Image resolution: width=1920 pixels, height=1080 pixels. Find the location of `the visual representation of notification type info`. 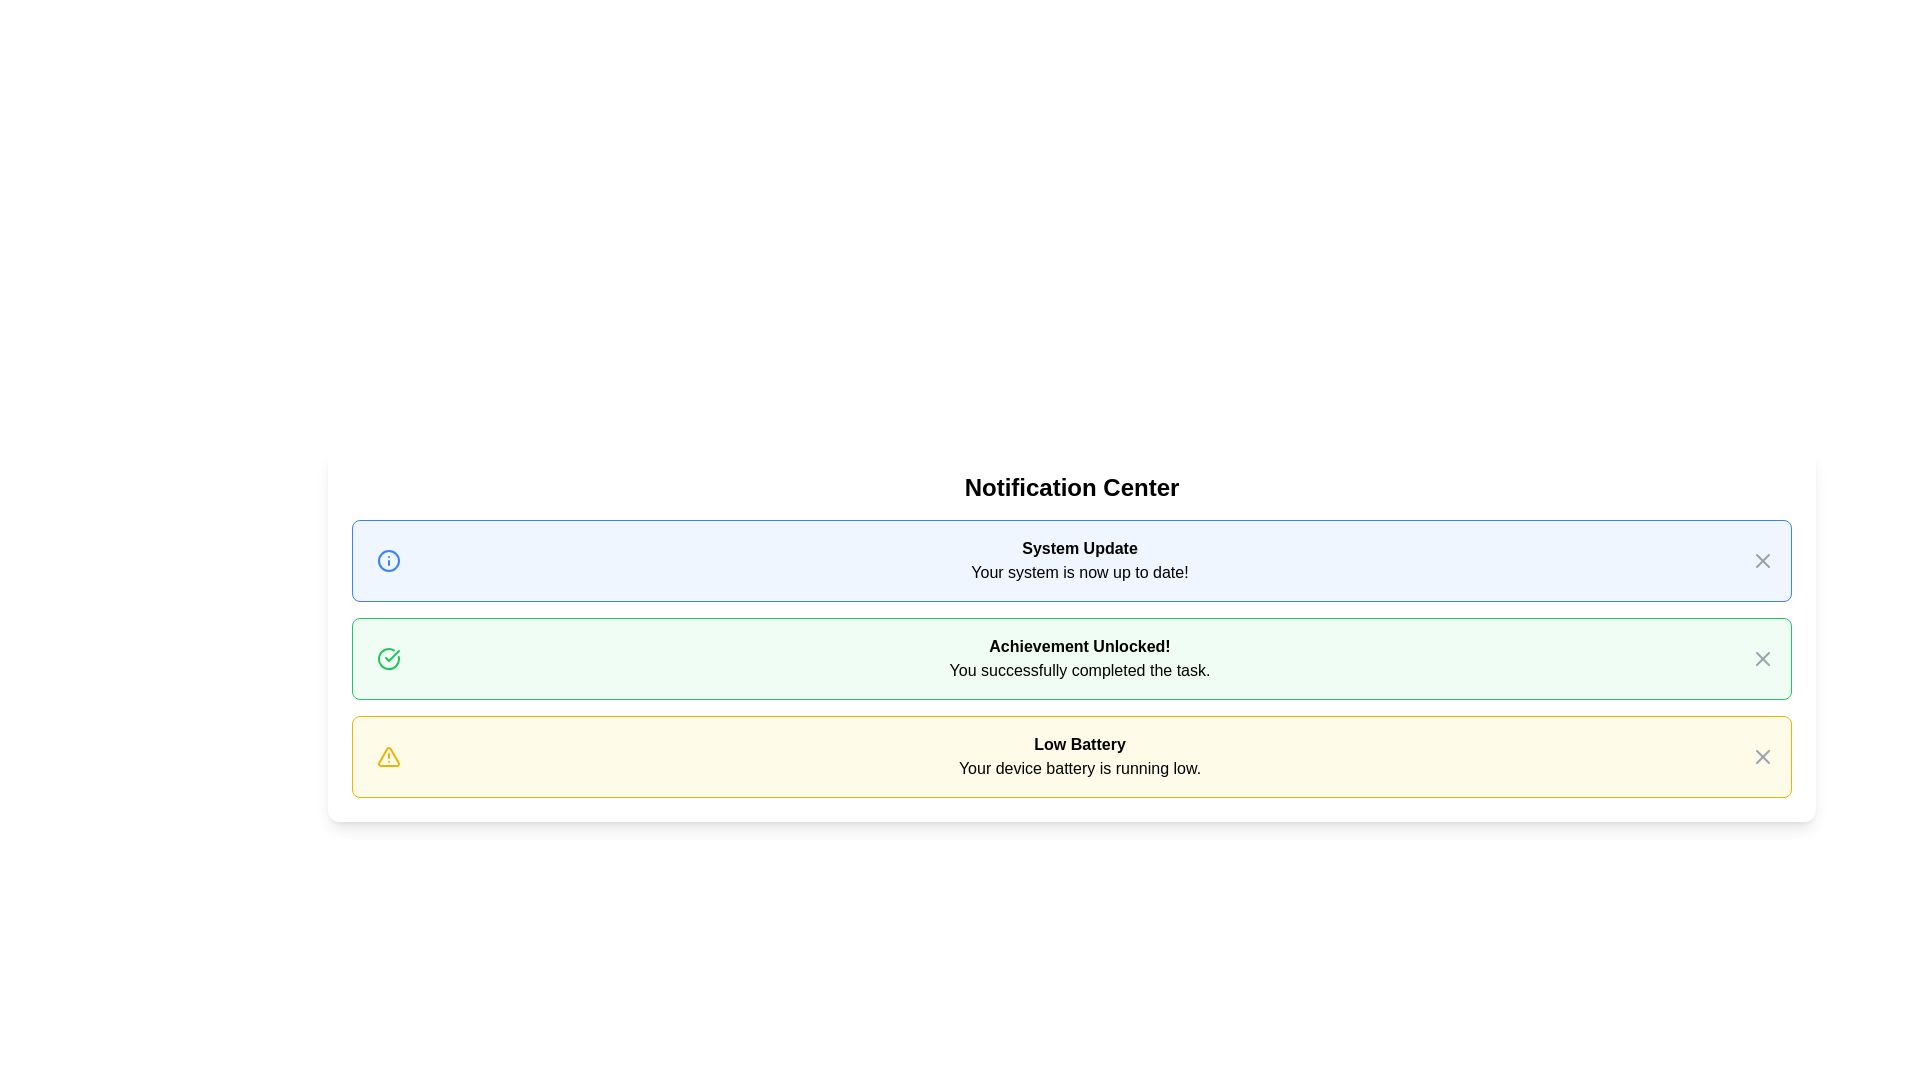

the visual representation of notification type info is located at coordinates (388, 560).